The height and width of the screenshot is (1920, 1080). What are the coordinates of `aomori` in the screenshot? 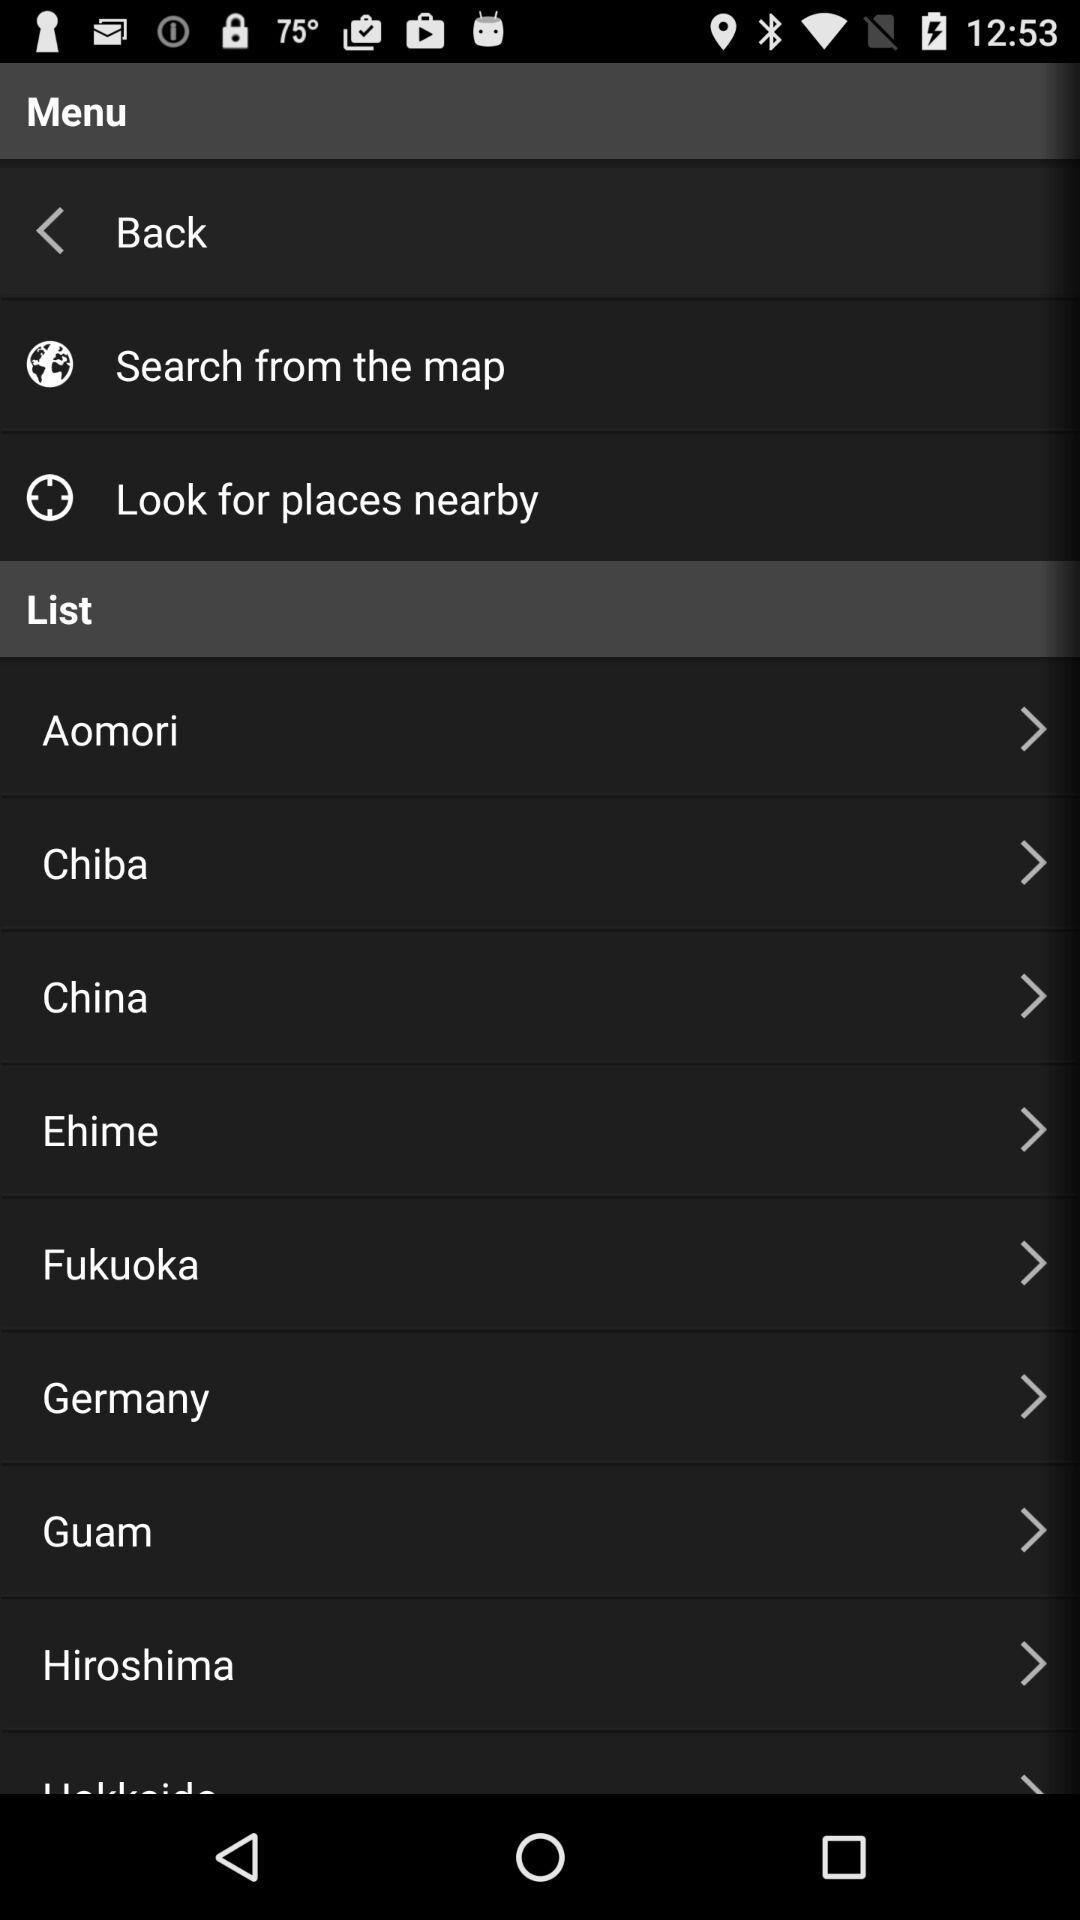 It's located at (505, 728).